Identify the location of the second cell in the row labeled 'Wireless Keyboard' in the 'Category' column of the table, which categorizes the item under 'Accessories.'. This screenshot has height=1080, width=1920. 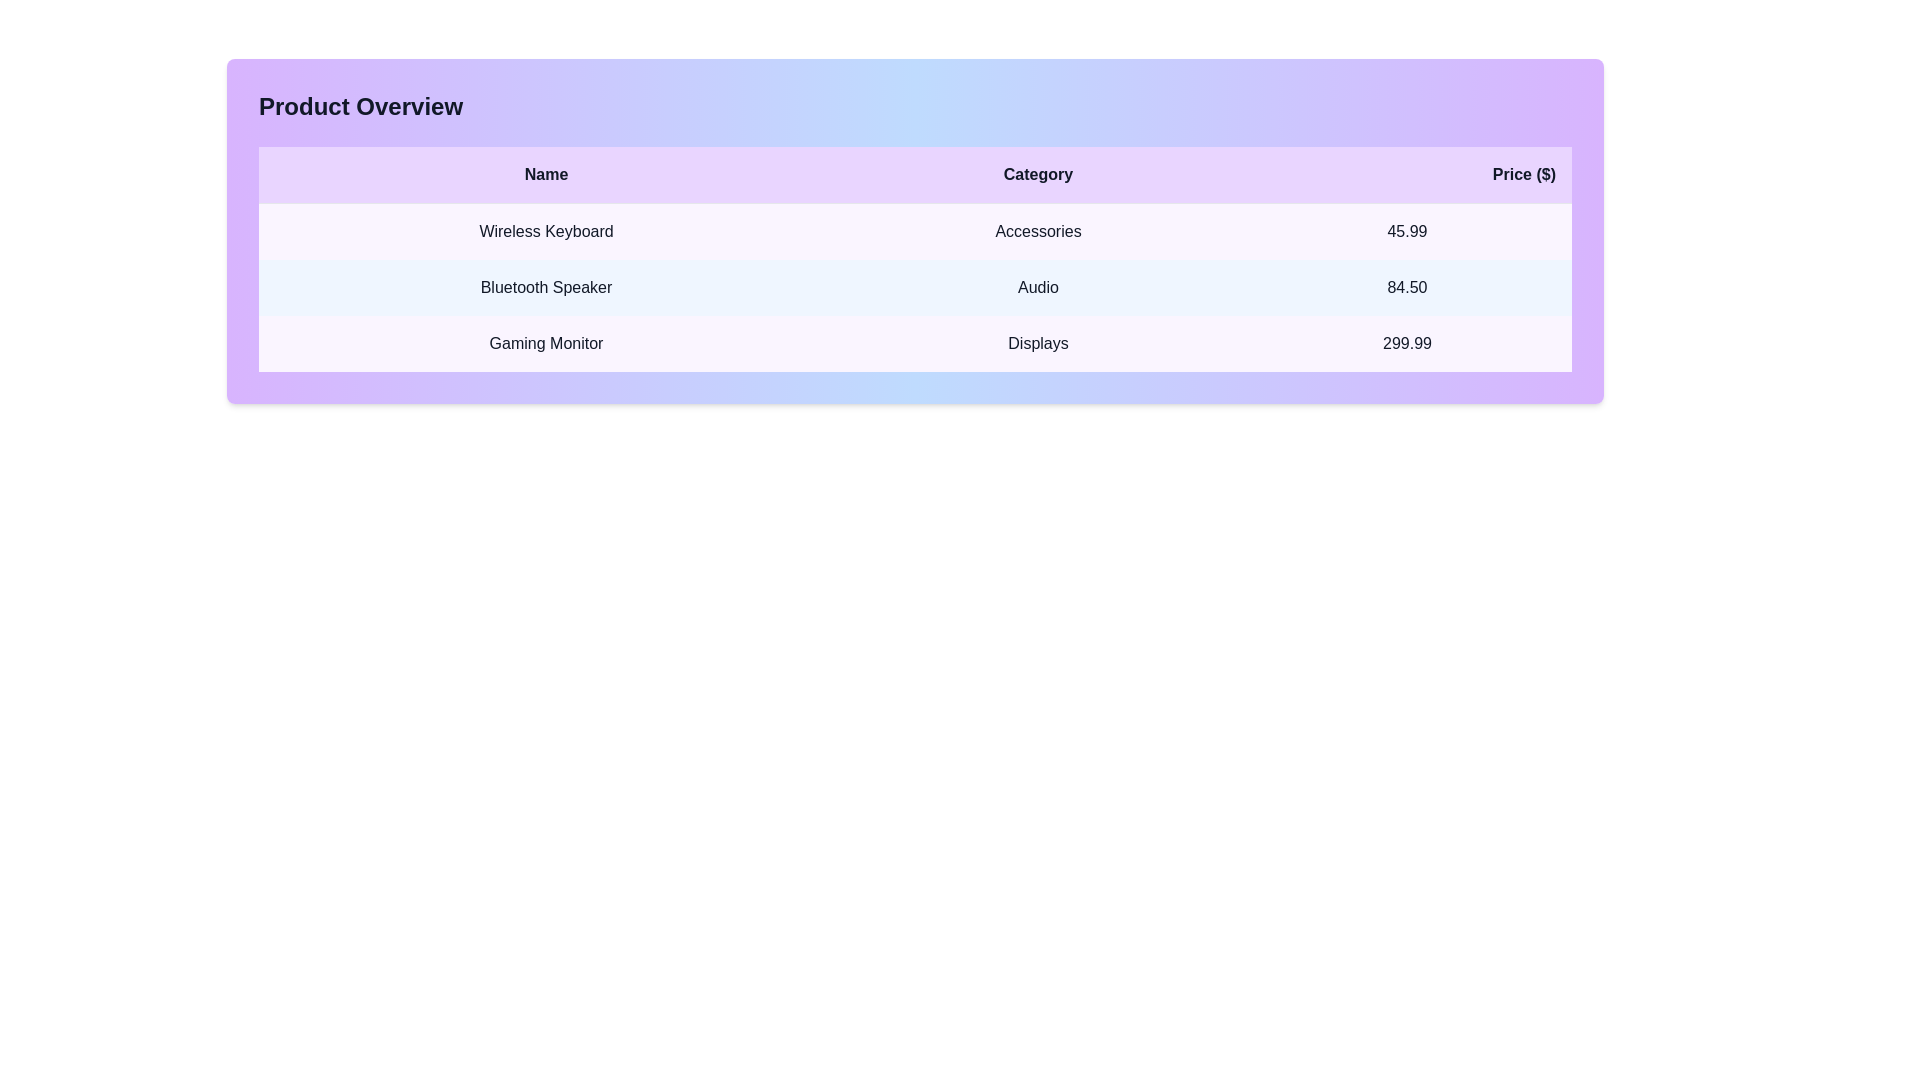
(1038, 230).